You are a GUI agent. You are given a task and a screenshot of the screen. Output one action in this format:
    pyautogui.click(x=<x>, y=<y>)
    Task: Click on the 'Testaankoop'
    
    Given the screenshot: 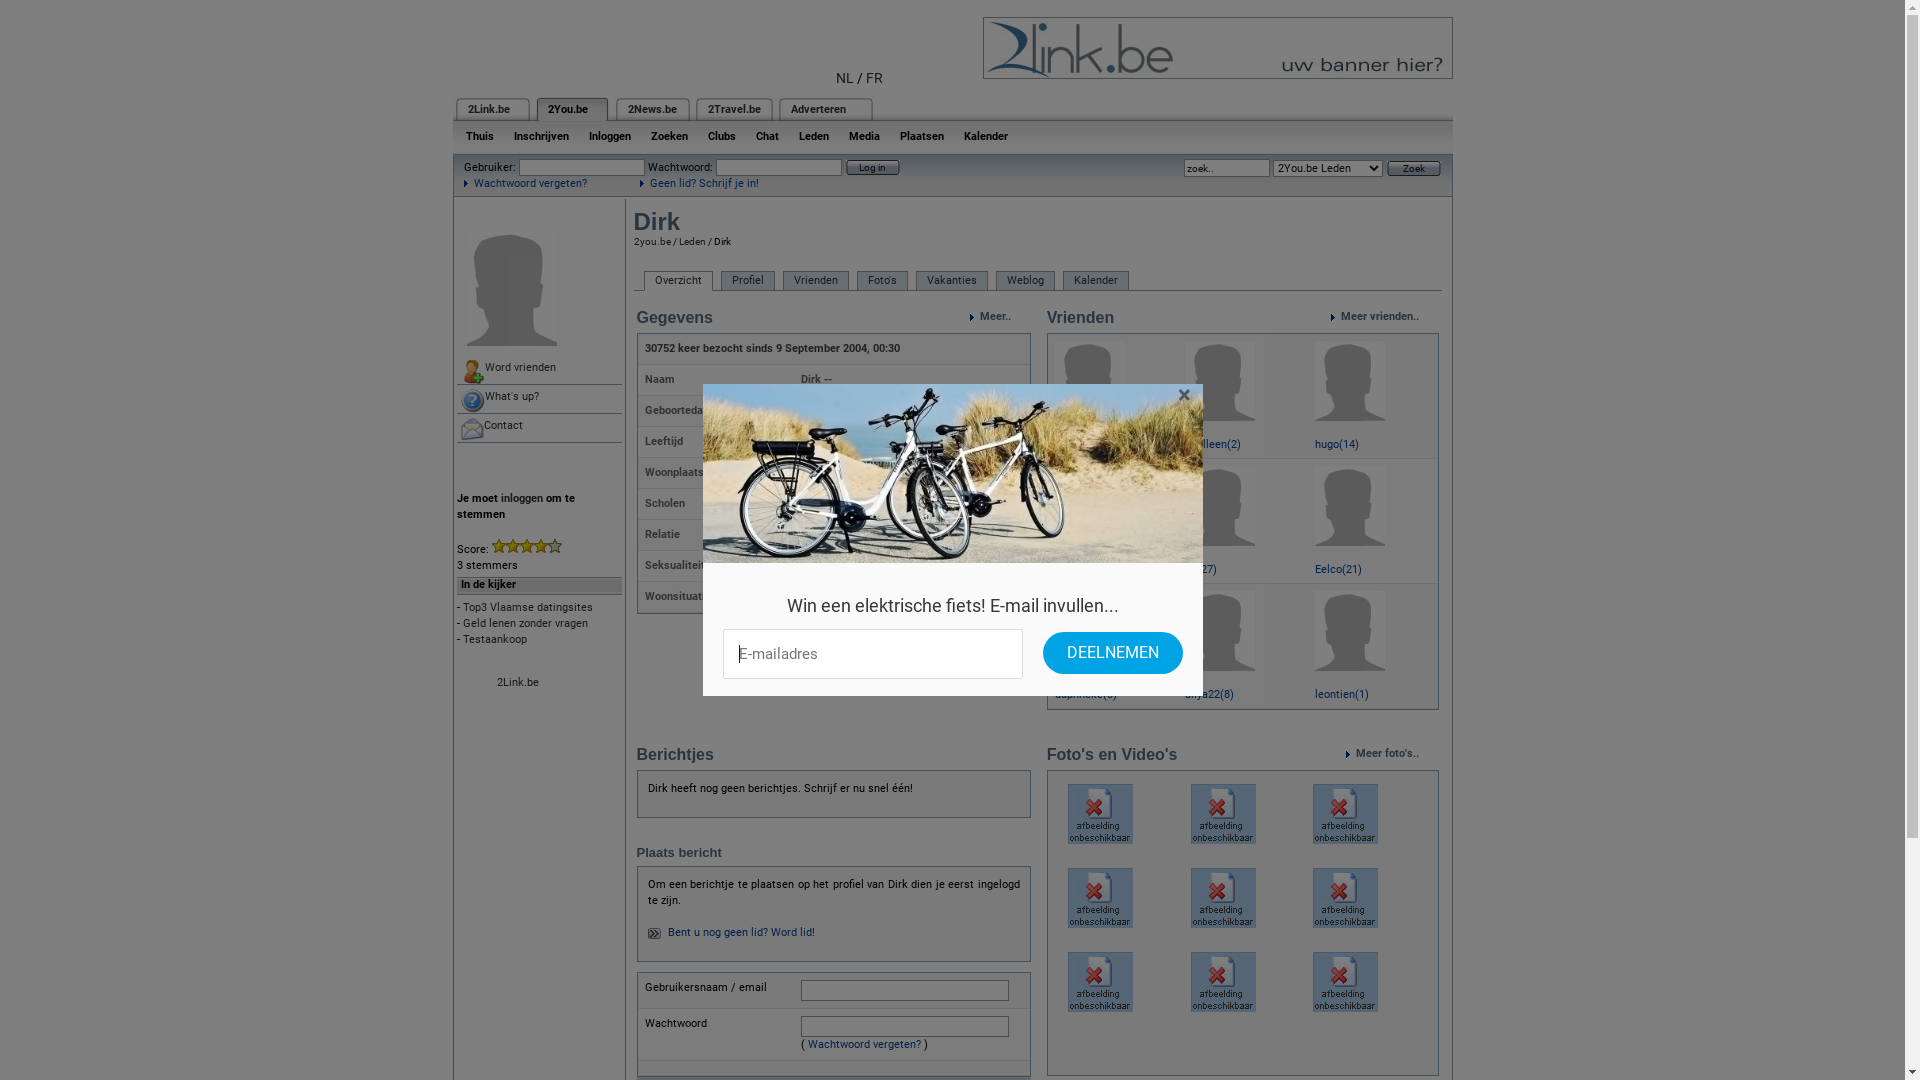 What is the action you would take?
    pyautogui.click(x=494, y=639)
    